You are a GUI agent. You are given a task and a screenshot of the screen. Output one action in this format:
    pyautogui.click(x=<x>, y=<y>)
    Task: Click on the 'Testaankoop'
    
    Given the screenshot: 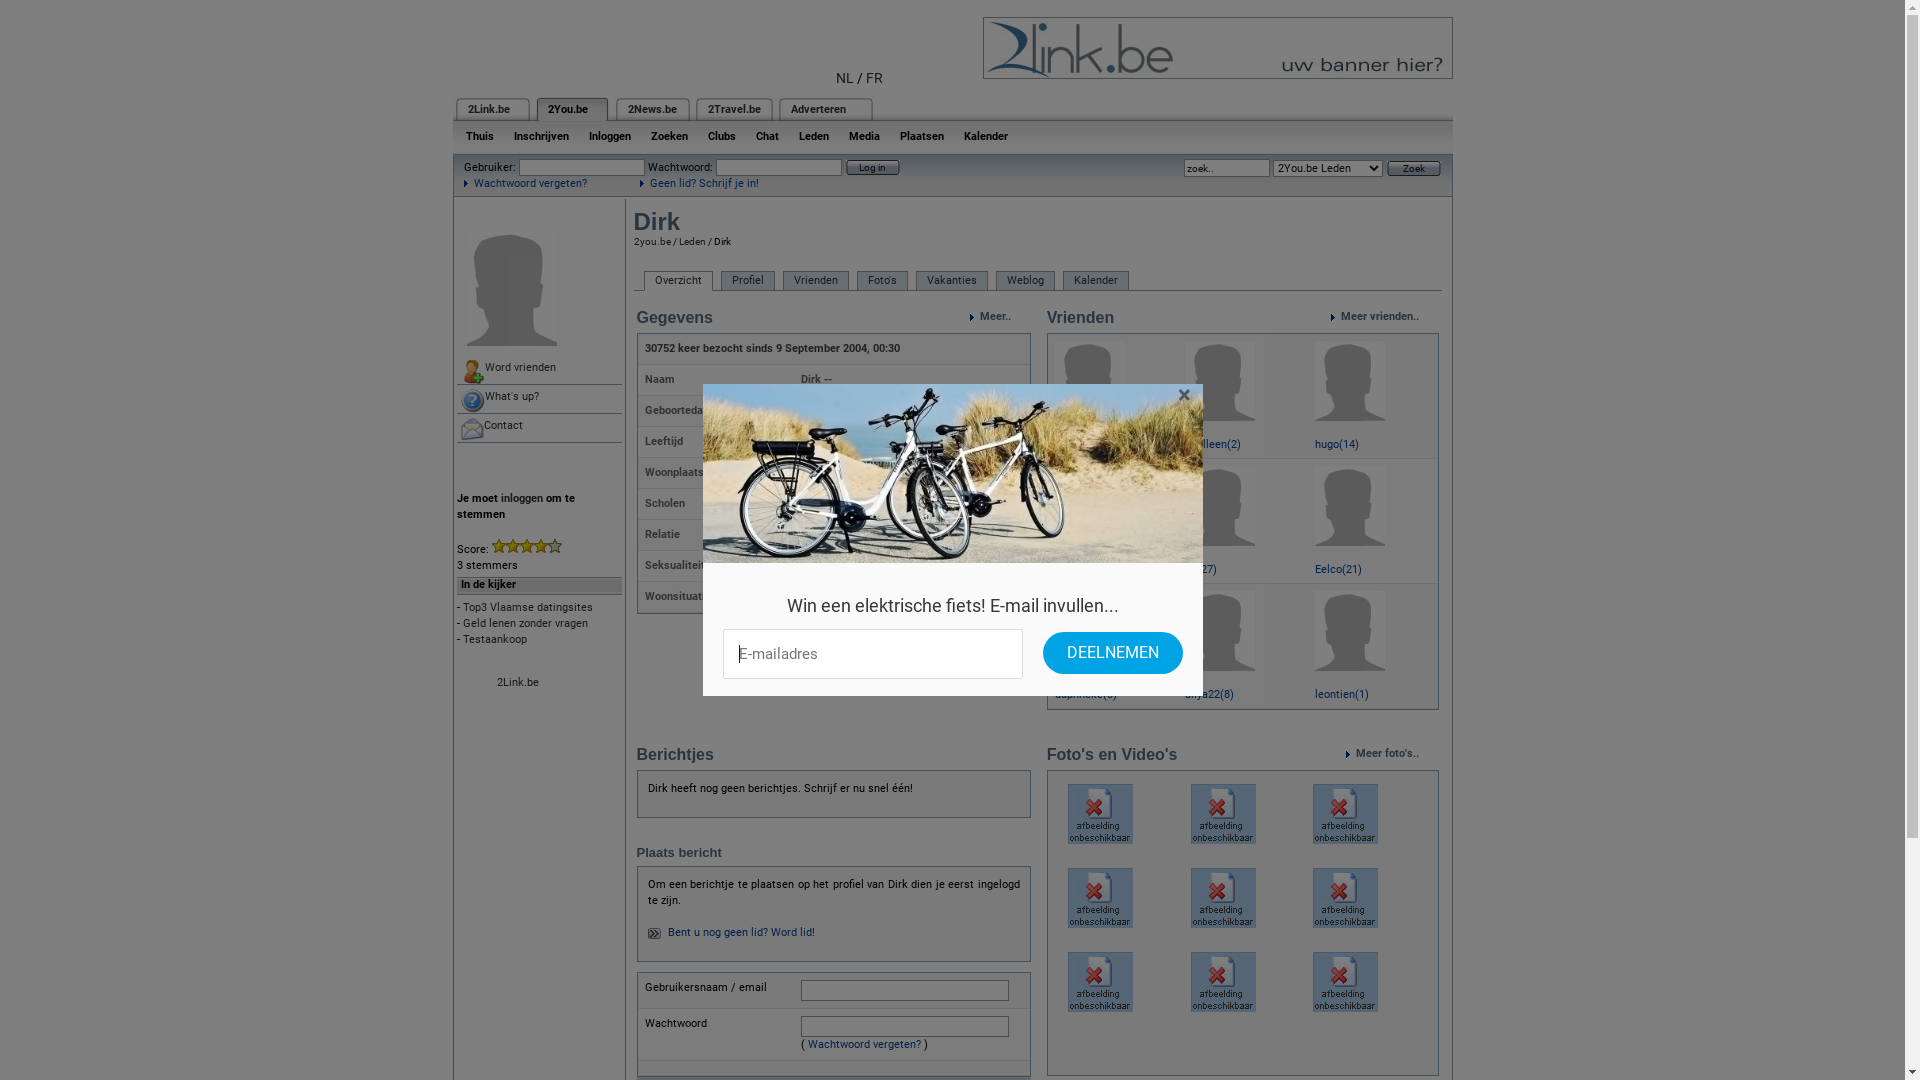 What is the action you would take?
    pyautogui.click(x=494, y=639)
    